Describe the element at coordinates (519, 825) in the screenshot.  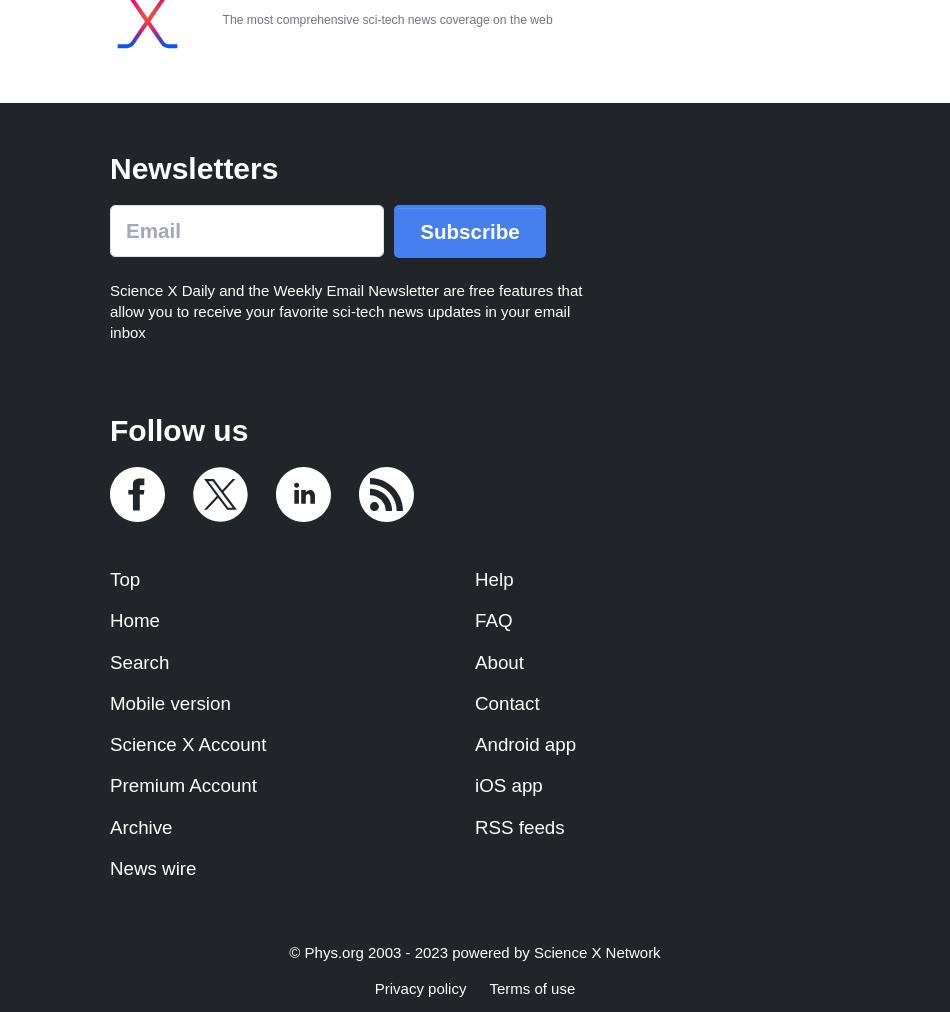
I see `'RSS feeds'` at that location.